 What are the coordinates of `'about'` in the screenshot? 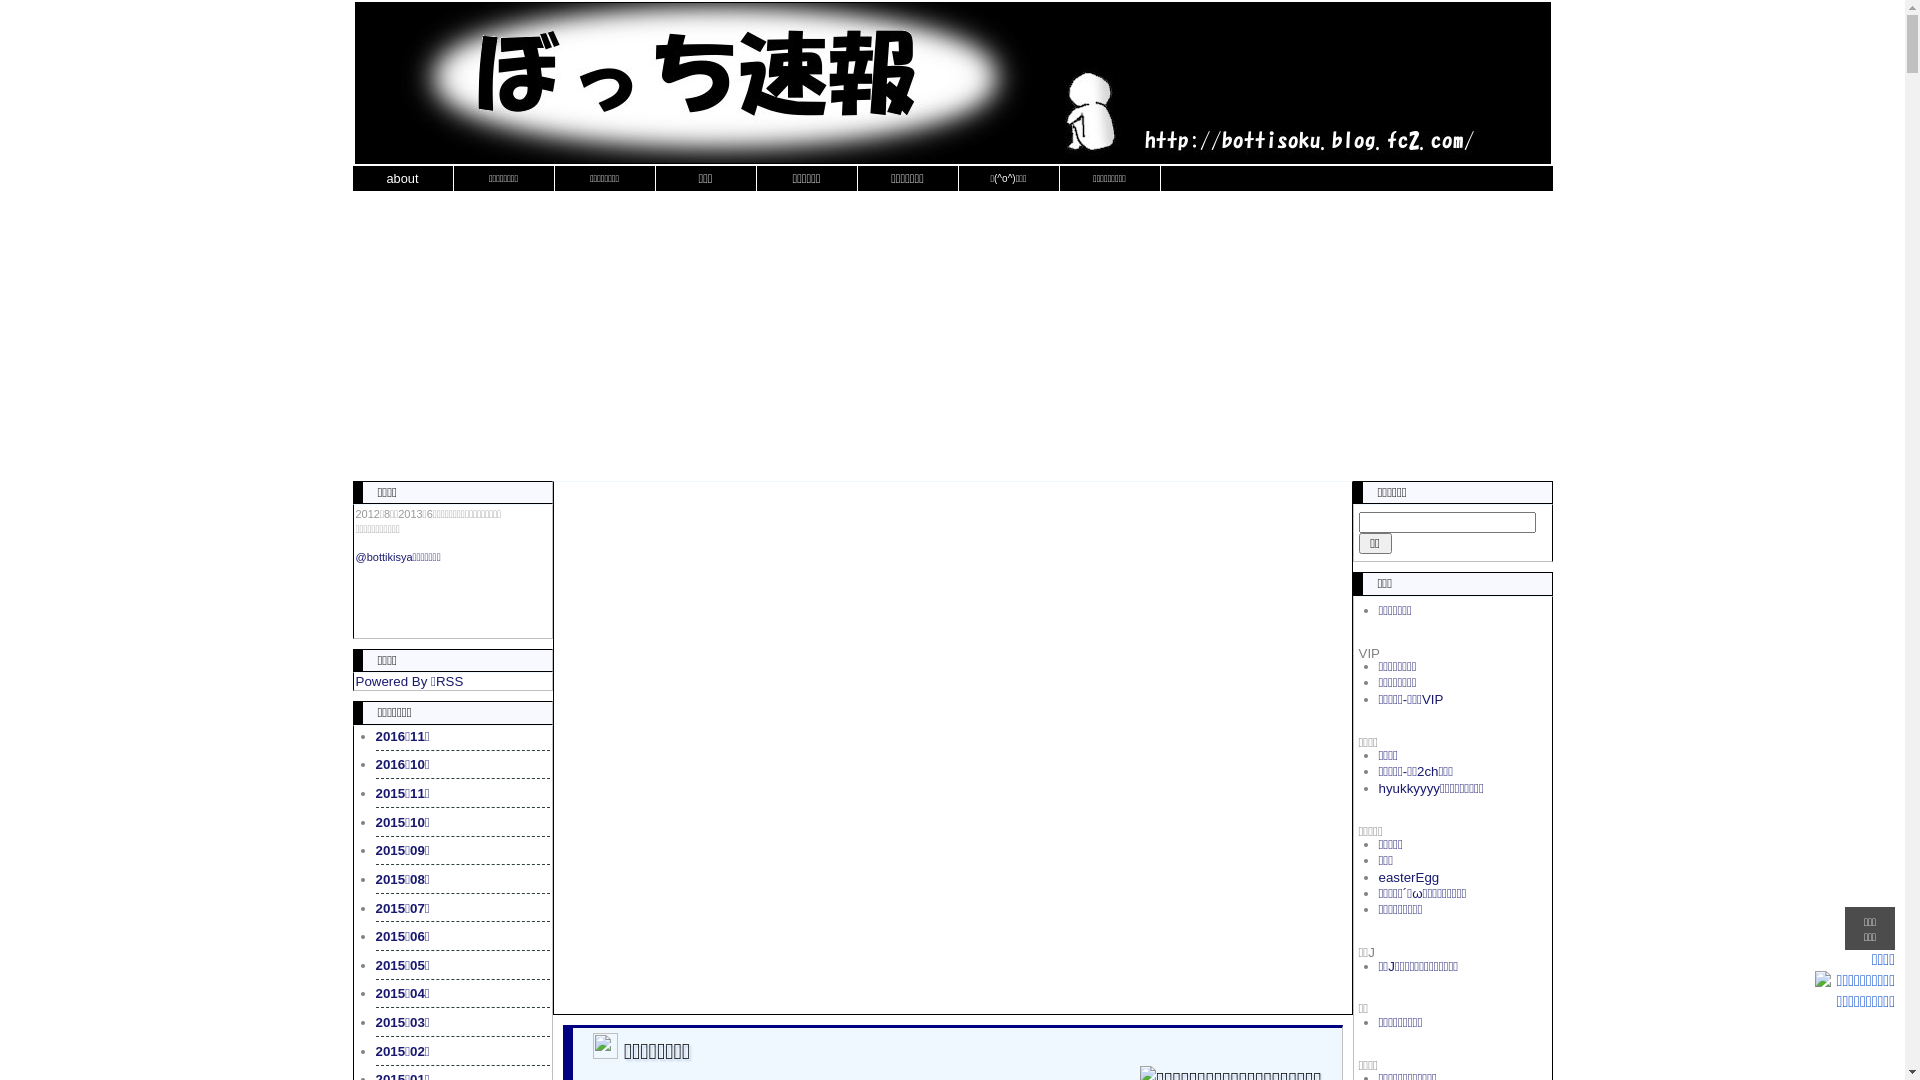 It's located at (401, 177).